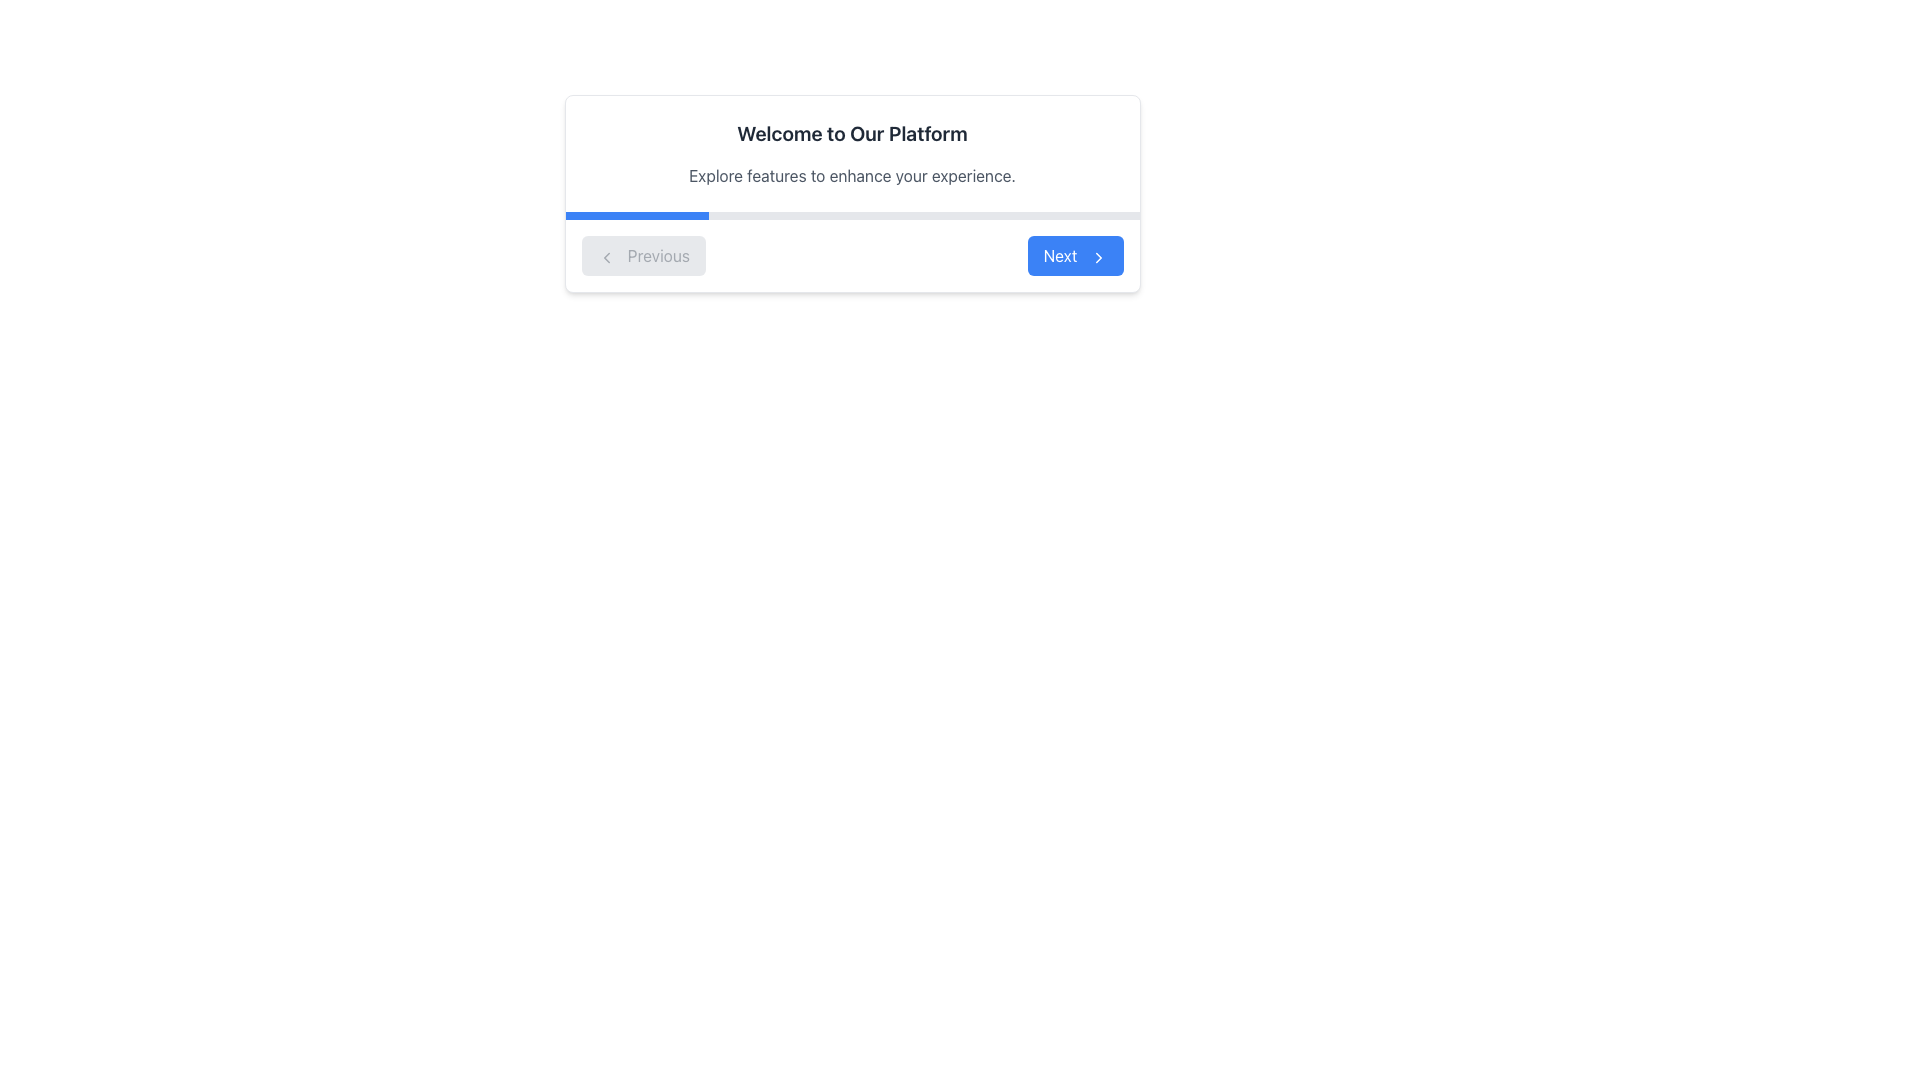 This screenshot has width=1920, height=1080. Describe the element at coordinates (1097, 256) in the screenshot. I see `the chevron-shaped icon with a blue background, located to the right of the 'Next' text on the button` at that location.